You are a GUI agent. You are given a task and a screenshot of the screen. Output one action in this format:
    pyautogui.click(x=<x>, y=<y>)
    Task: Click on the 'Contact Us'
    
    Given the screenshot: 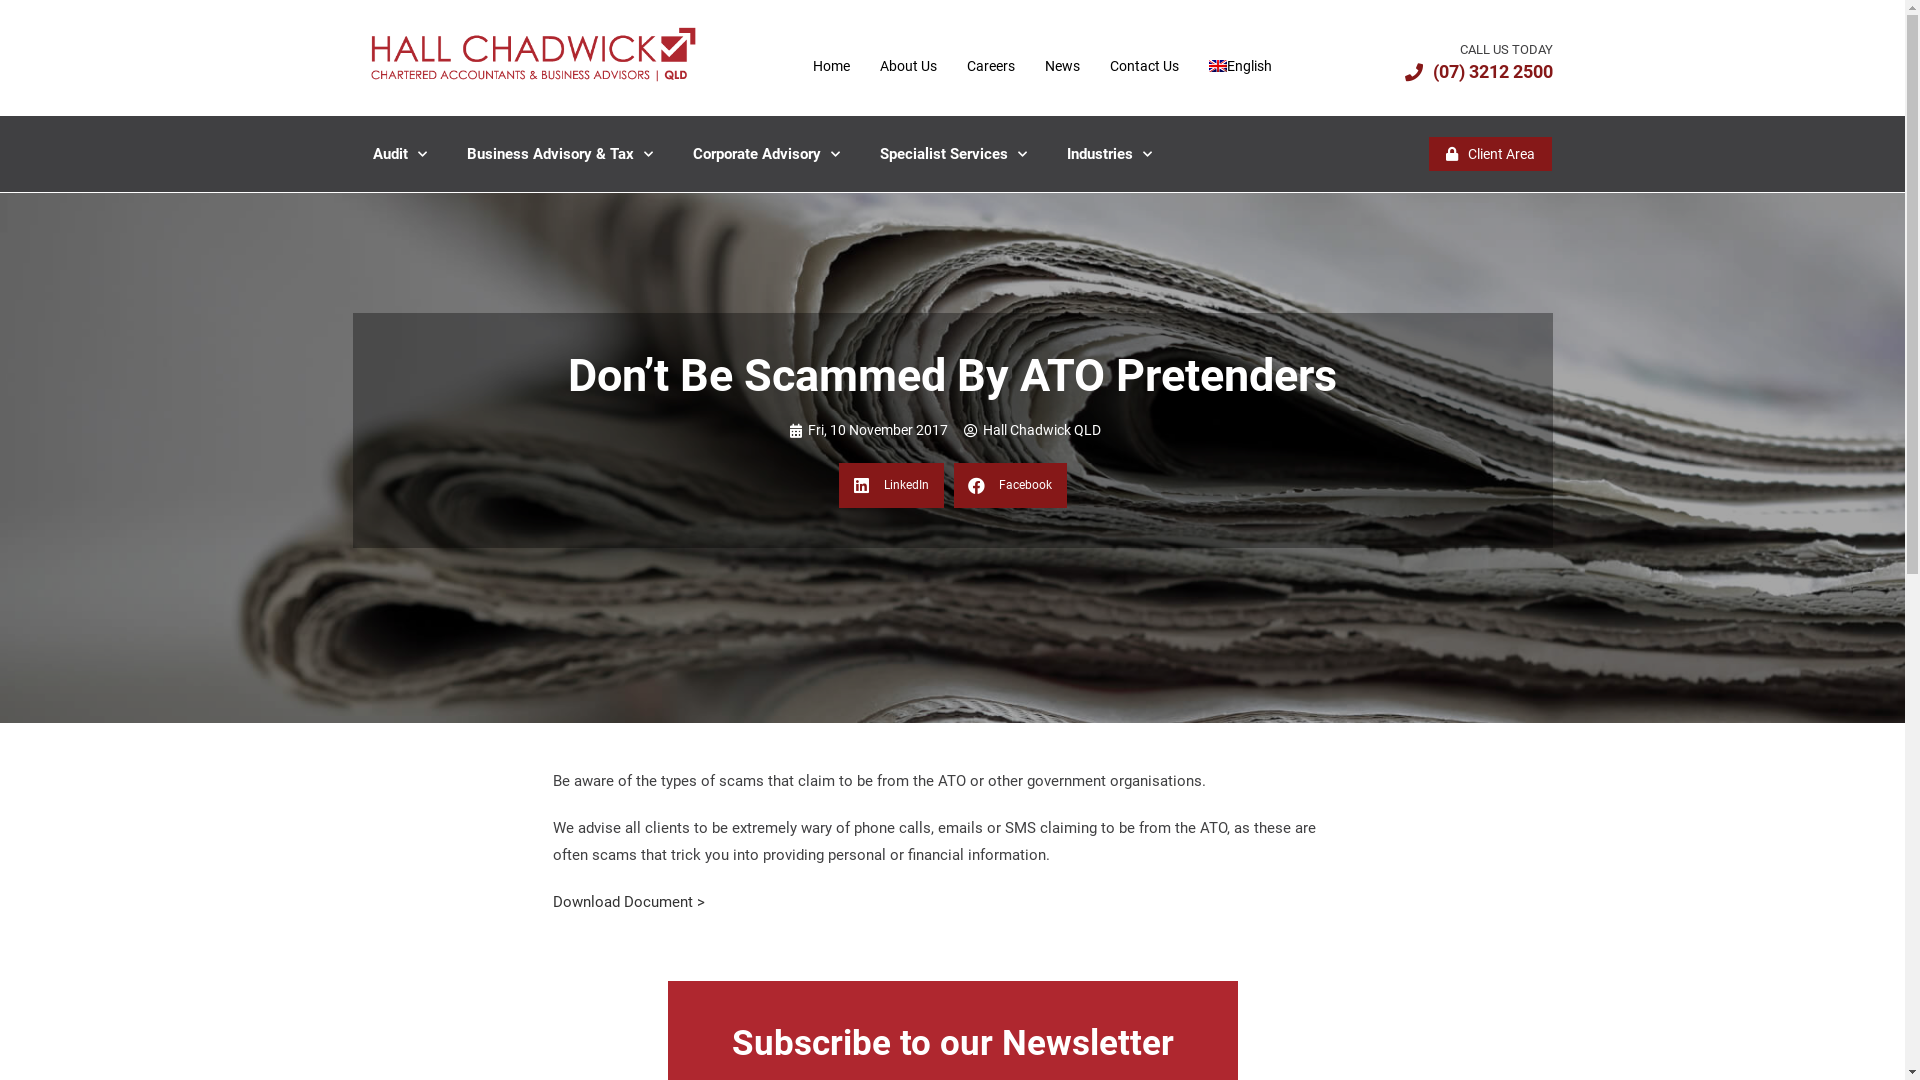 What is the action you would take?
    pyautogui.click(x=1144, y=64)
    